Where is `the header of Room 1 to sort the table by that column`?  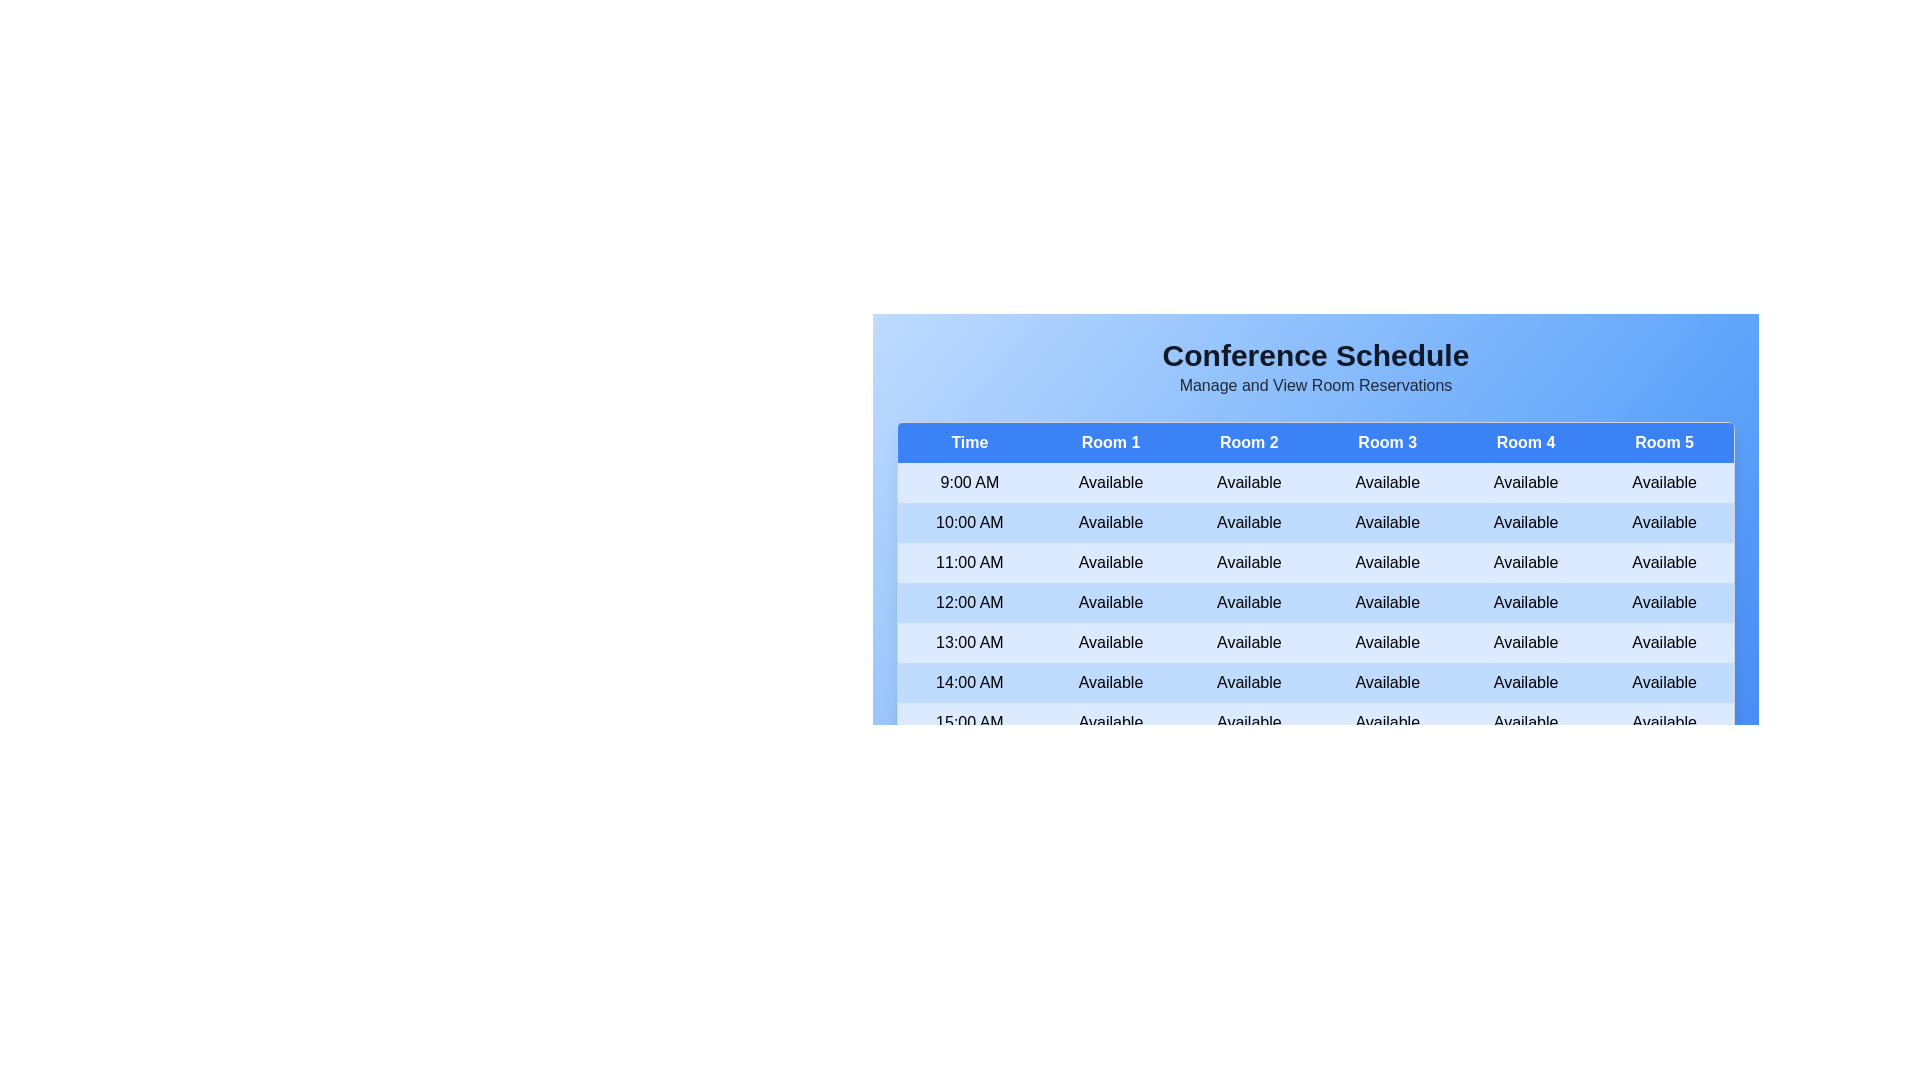 the header of Room 1 to sort the table by that column is located at coordinates (1109, 441).